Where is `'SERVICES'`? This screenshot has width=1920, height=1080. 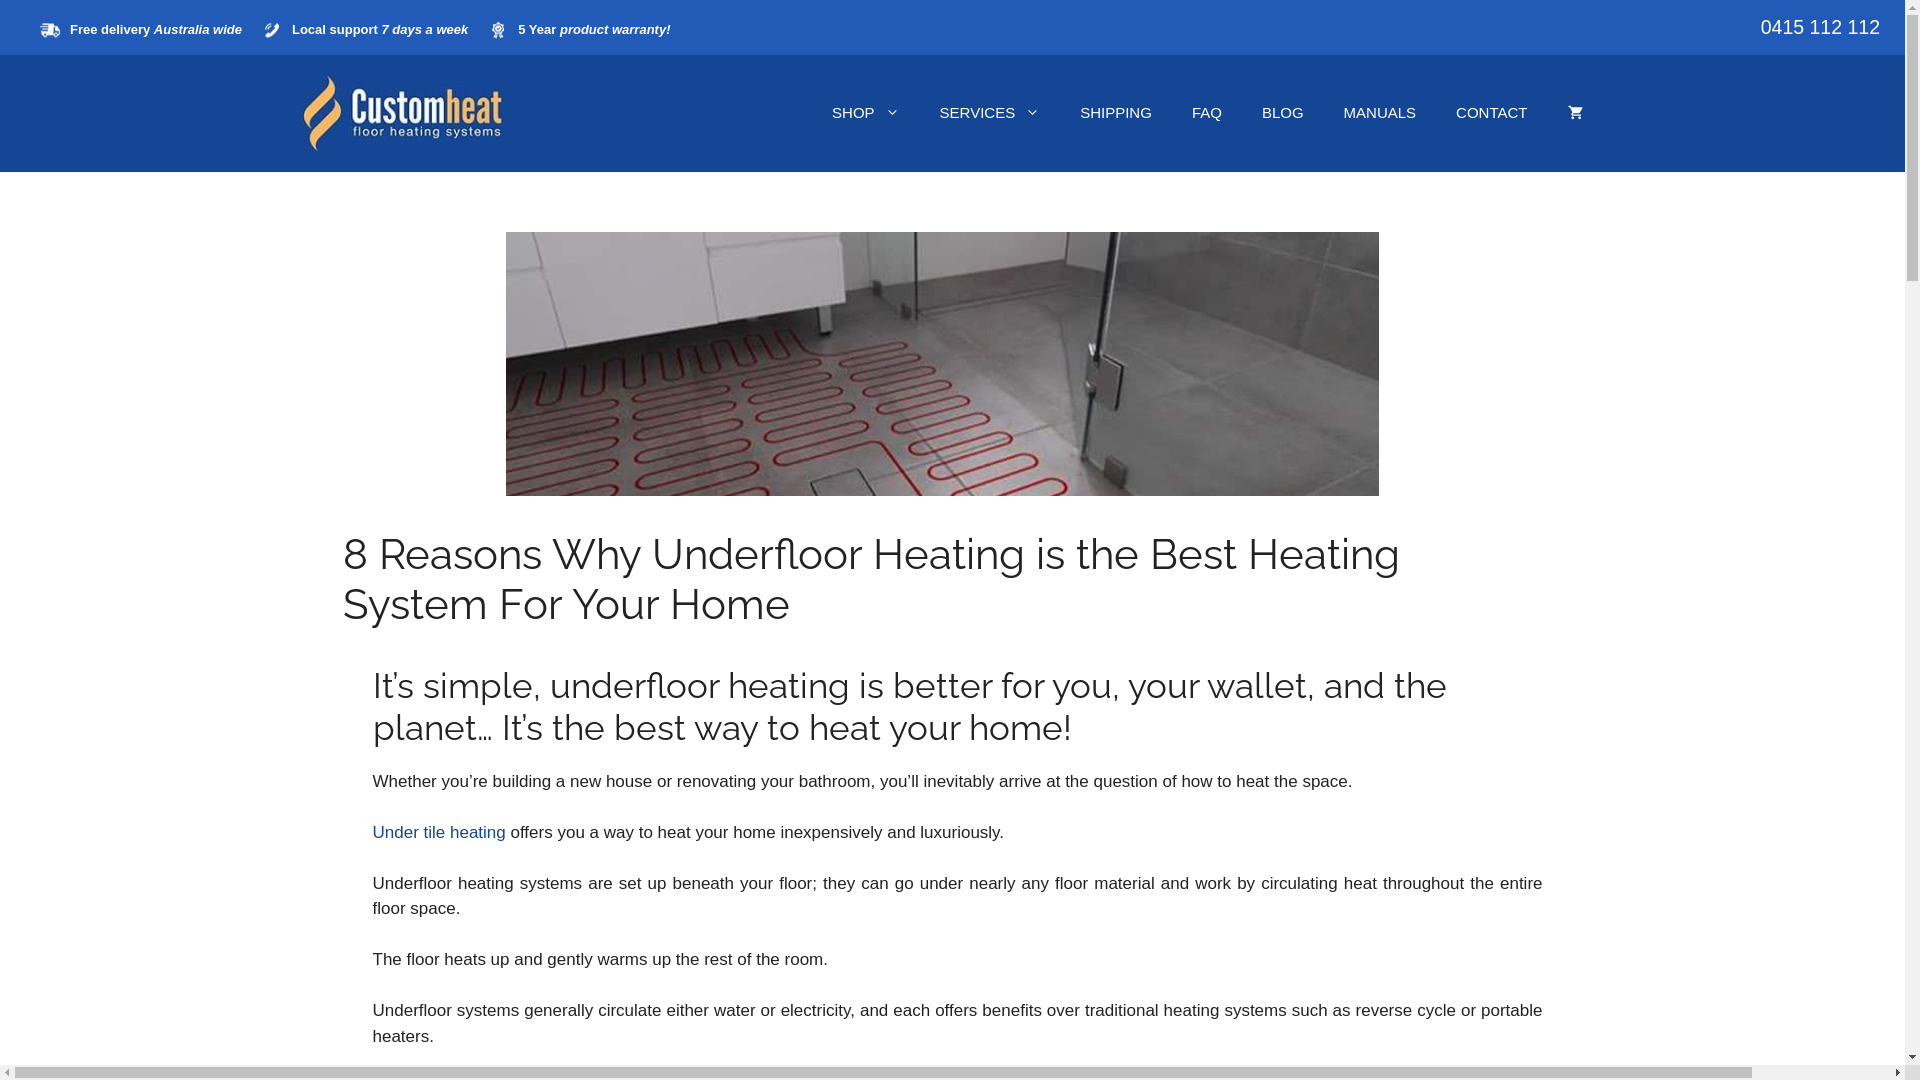 'SERVICES' is located at coordinates (990, 112).